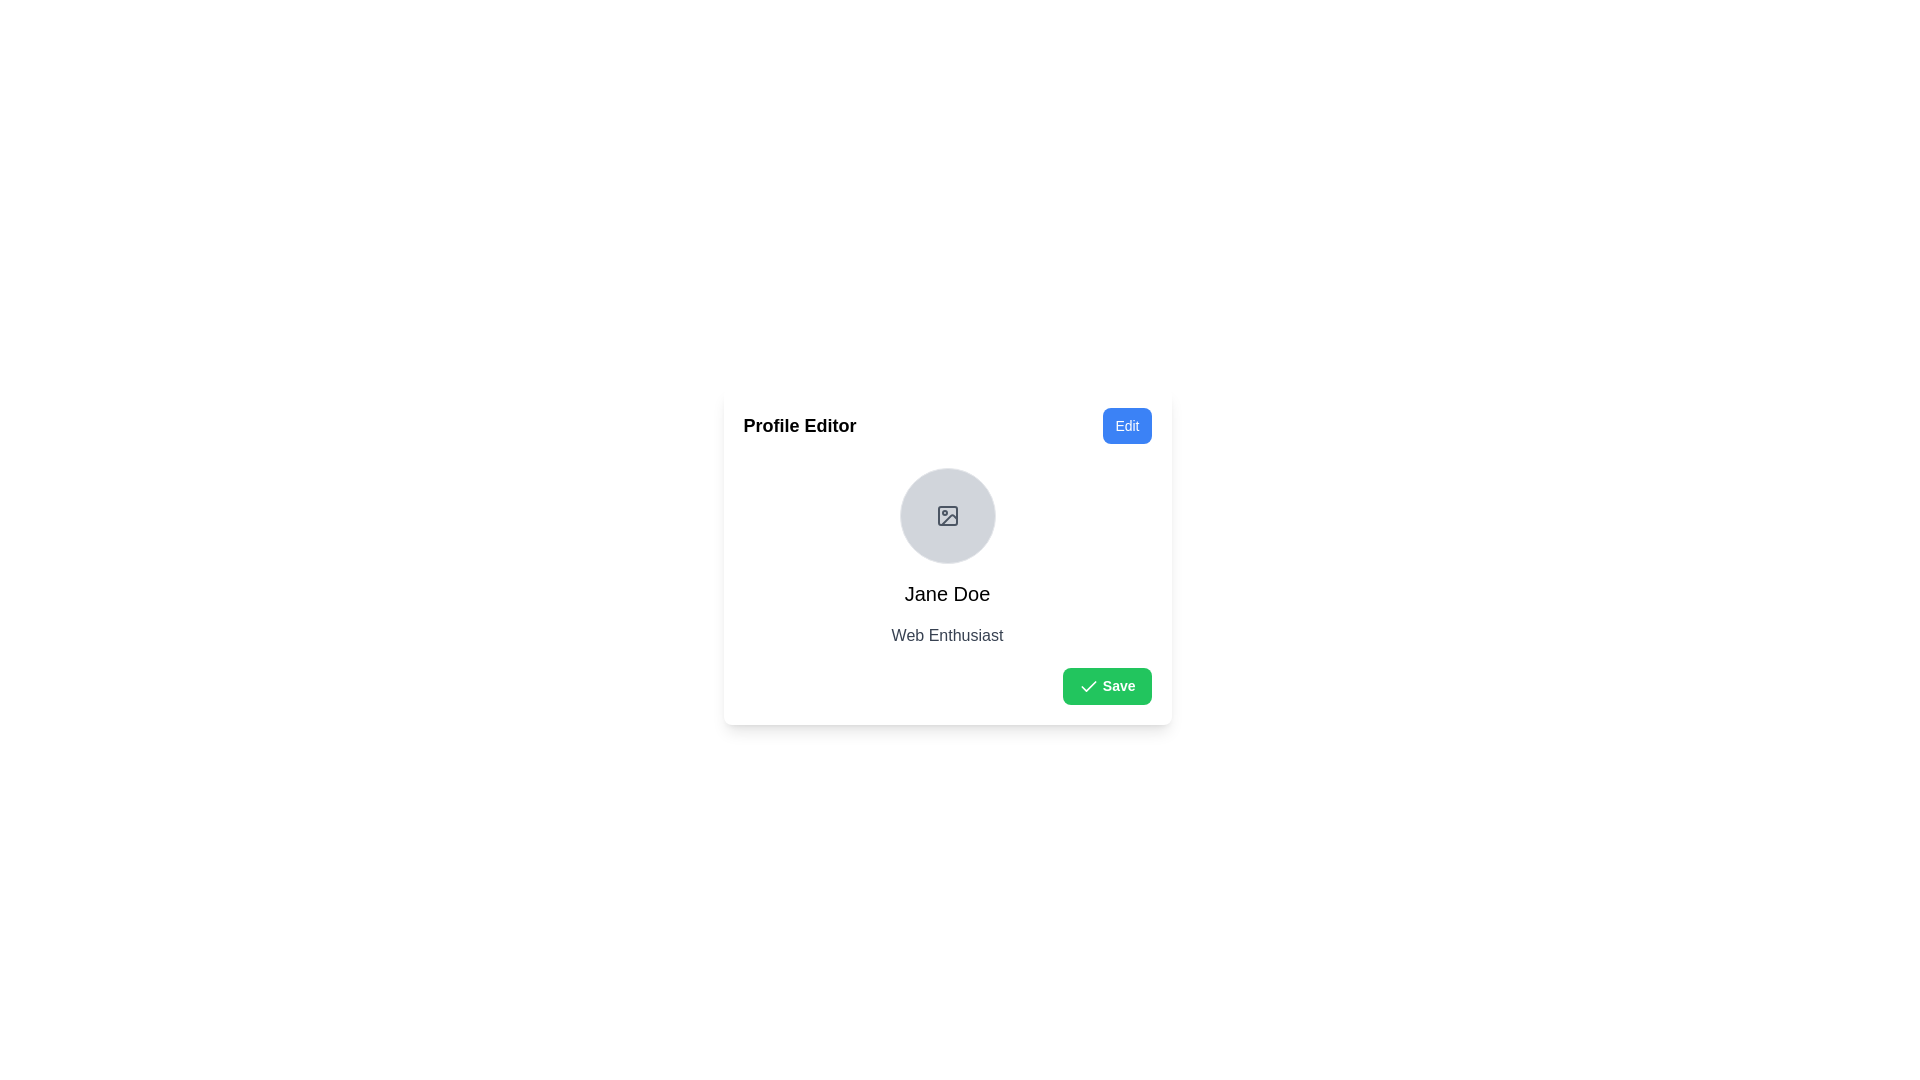  Describe the element at coordinates (946, 515) in the screenshot. I see `the circular Image Placeholder button with a light gray background and an image icon, located above the text 'Jane Doe' in the profile card layout` at that location.